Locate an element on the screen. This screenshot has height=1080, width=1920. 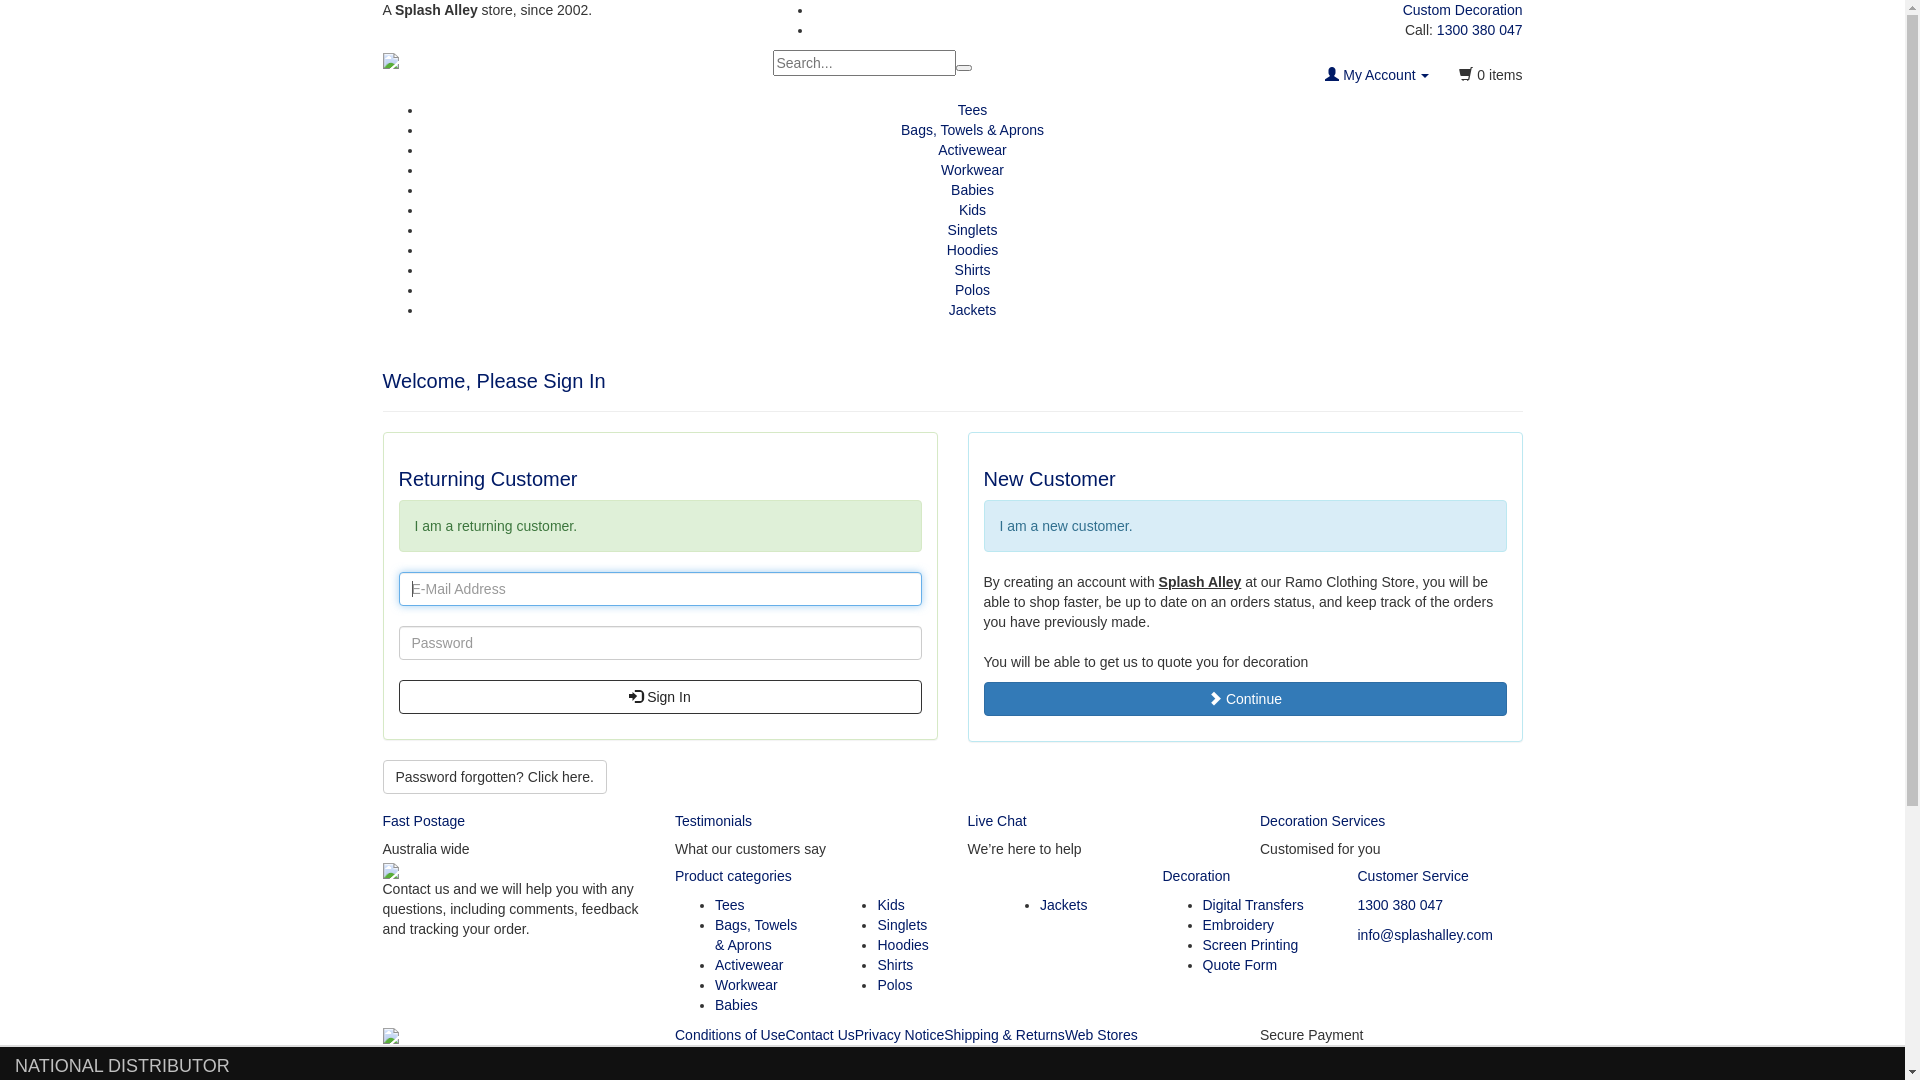
'1300 380 047' is located at coordinates (1435, 30).